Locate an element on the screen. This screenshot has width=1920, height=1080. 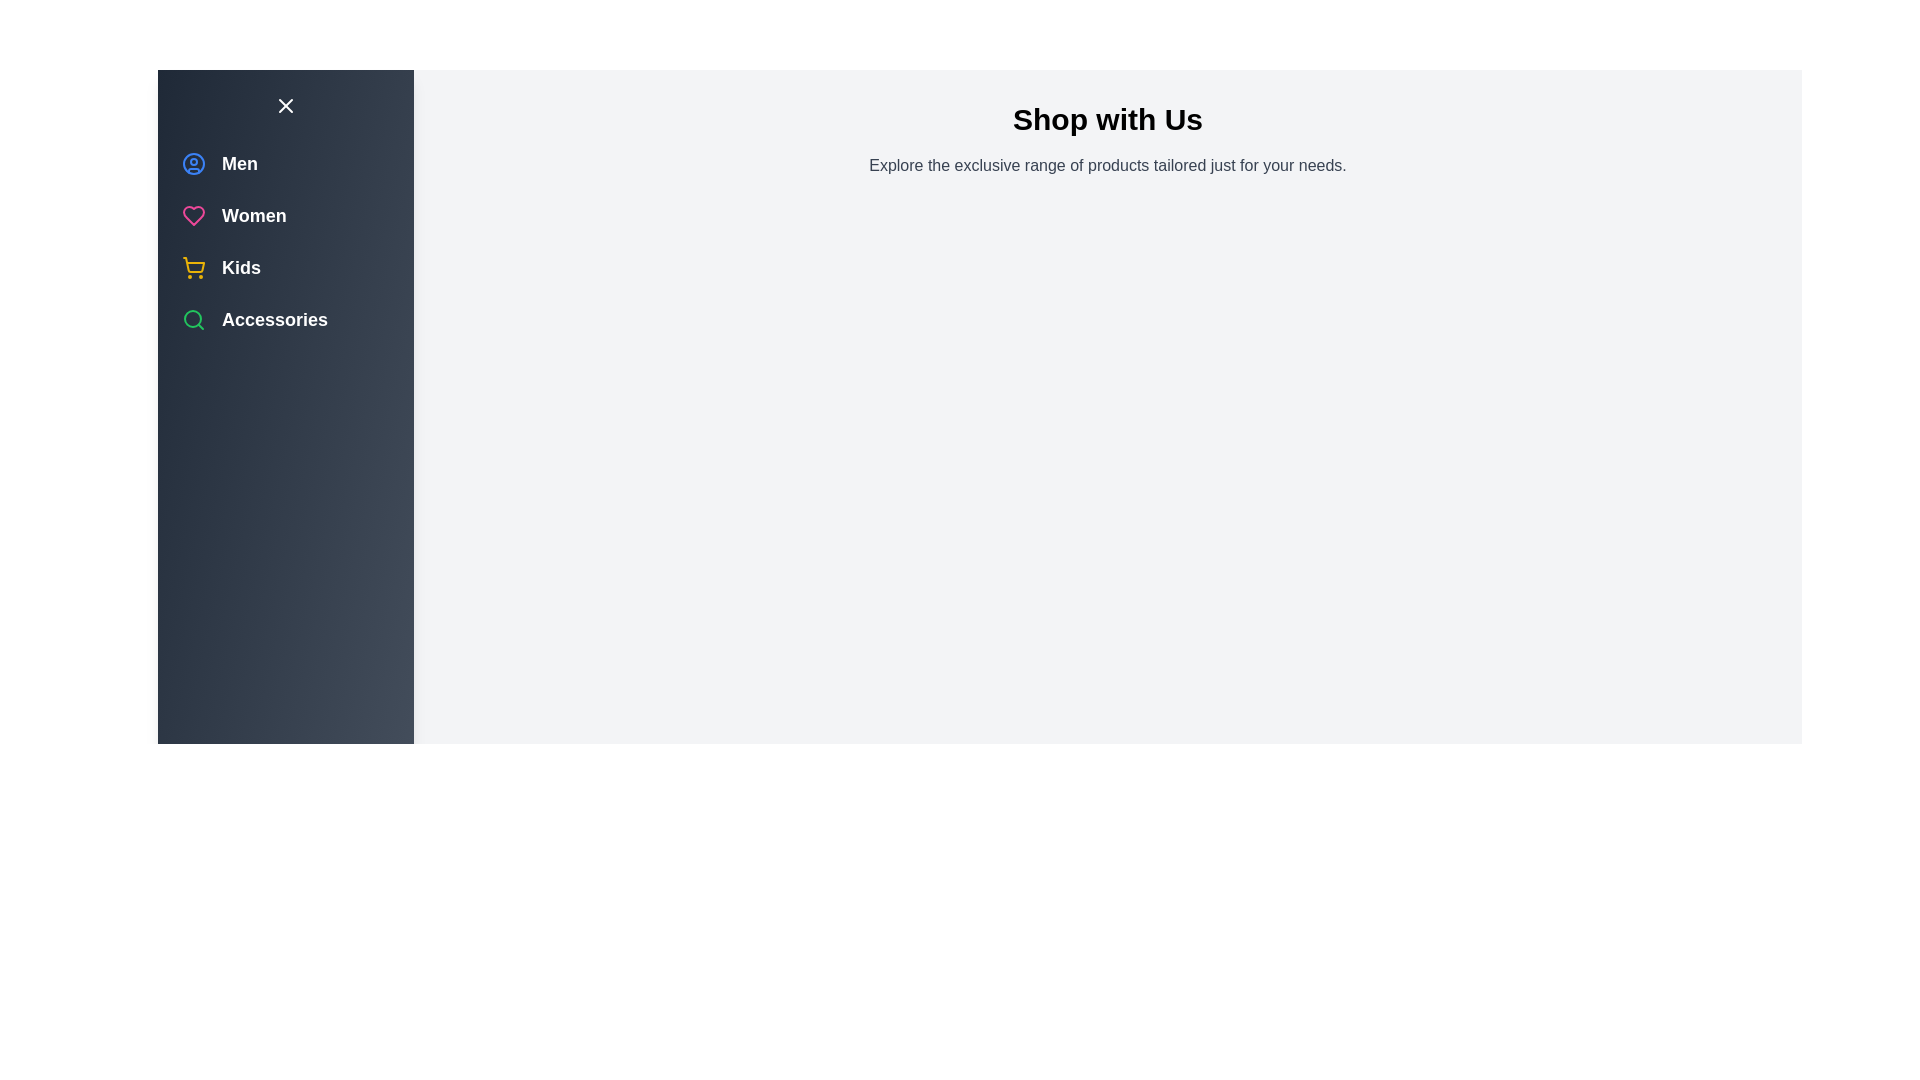
toggle button to toggle the drawer open or closed is located at coordinates (285, 105).